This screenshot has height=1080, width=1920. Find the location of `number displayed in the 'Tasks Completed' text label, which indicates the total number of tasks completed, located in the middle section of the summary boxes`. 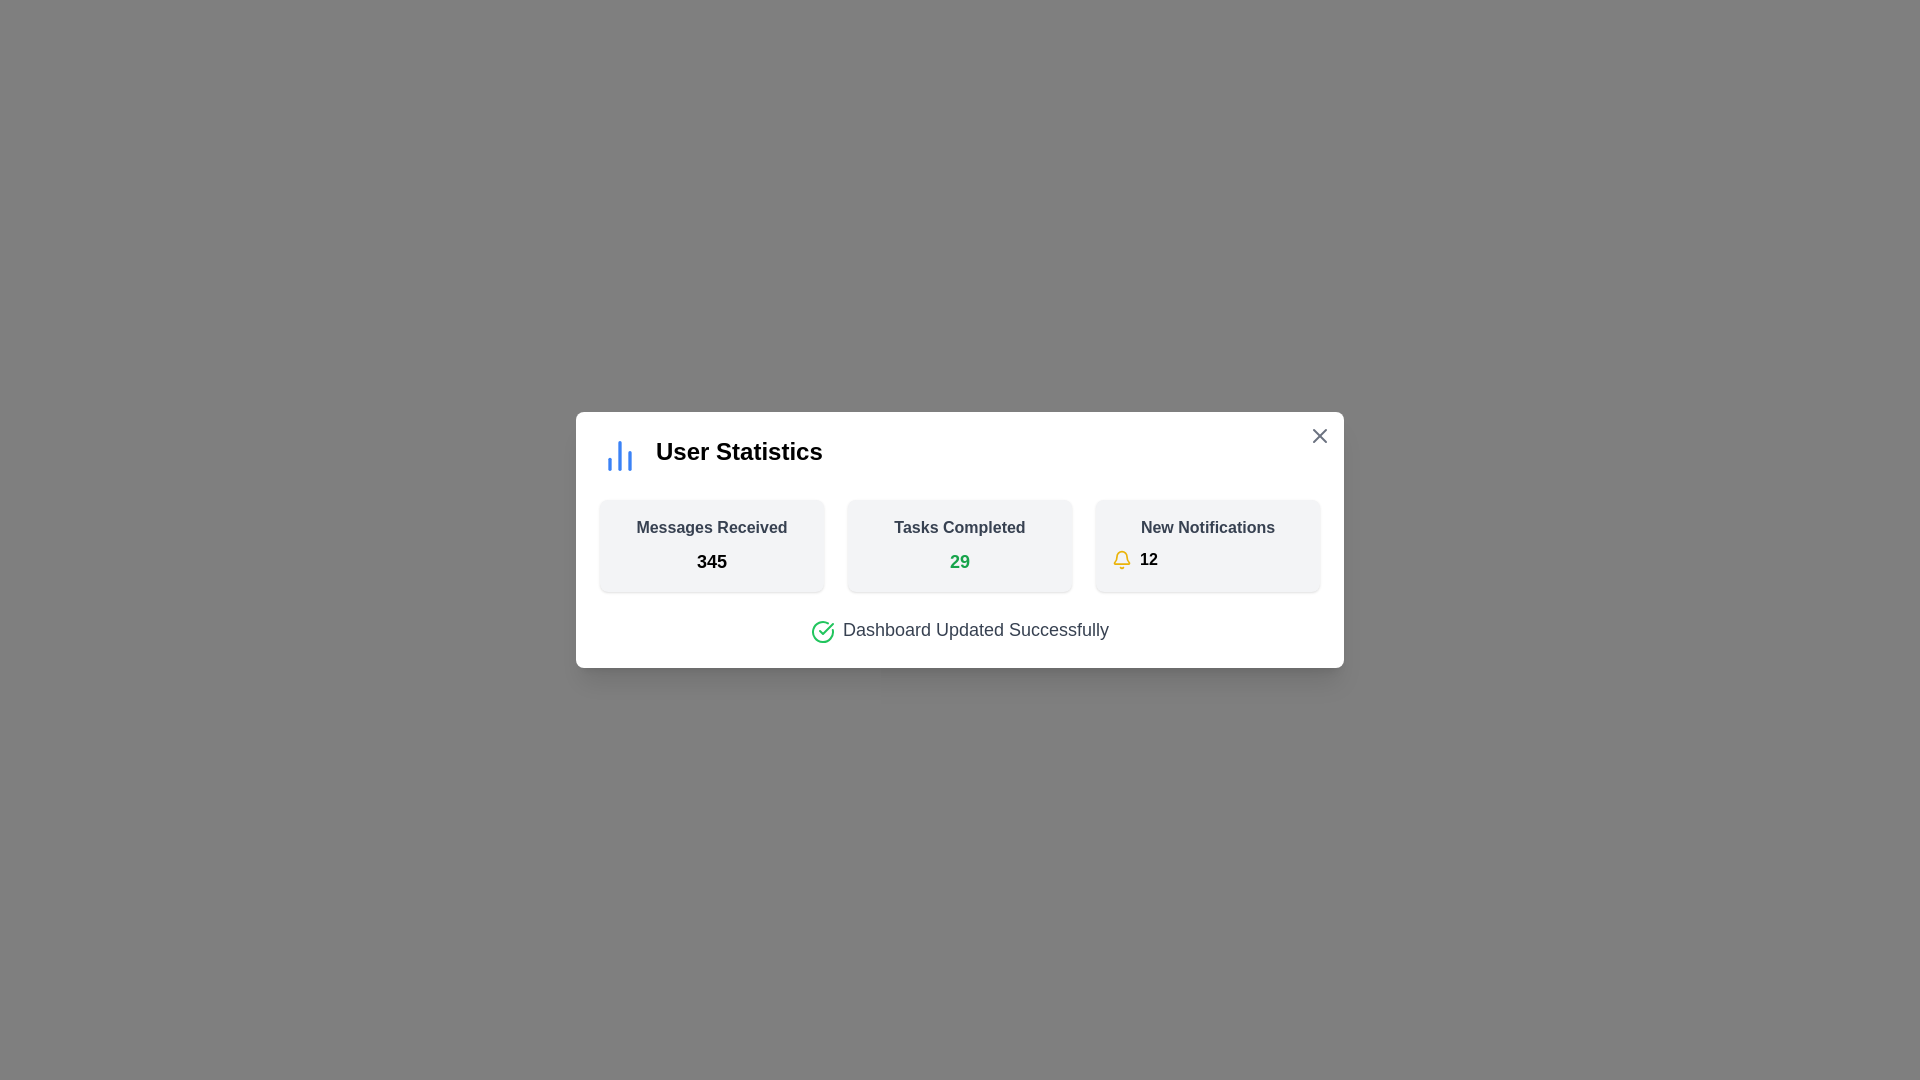

number displayed in the 'Tasks Completed' text label, which indicates the total number of tasks completed, located in the middle section of the summary boxes is located at coordinates (960, 562).